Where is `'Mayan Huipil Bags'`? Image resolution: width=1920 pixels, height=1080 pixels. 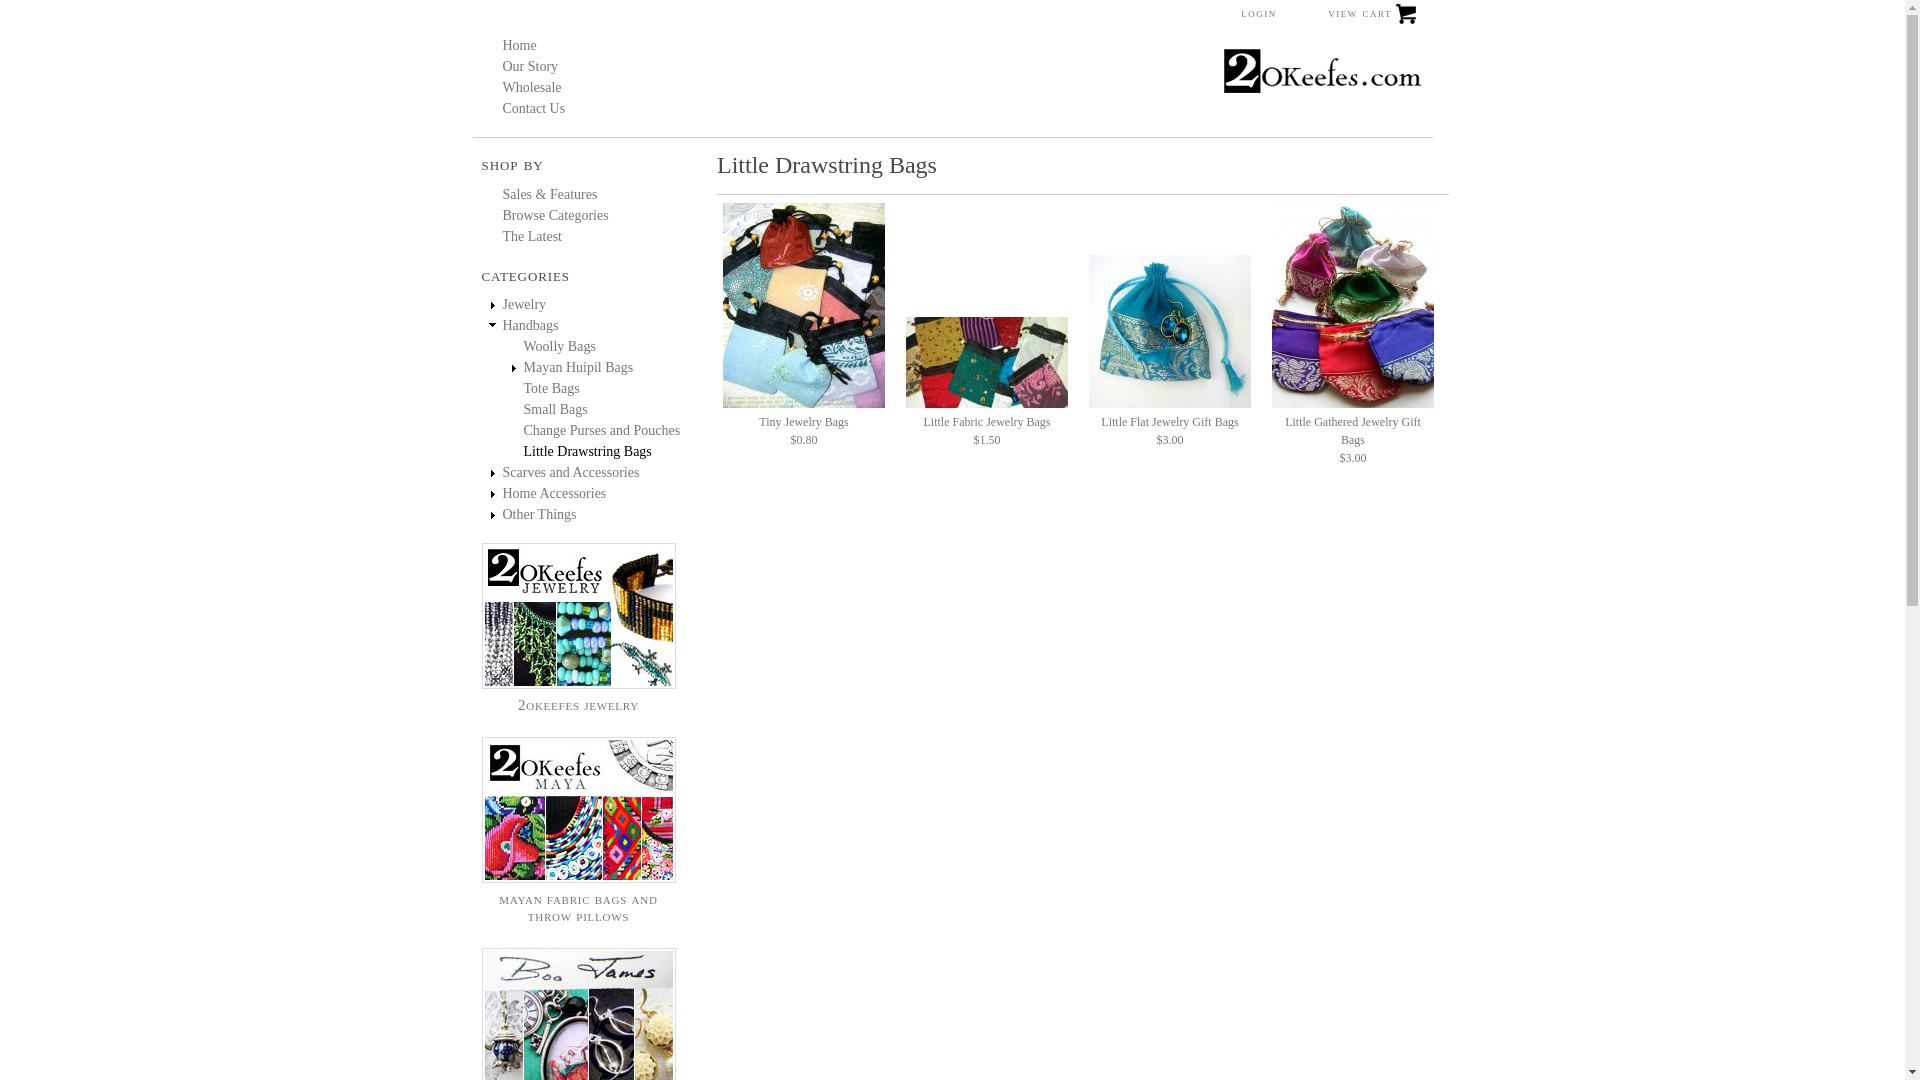
'Mayan Huipil Bags' is located at coordinates (578, 367).